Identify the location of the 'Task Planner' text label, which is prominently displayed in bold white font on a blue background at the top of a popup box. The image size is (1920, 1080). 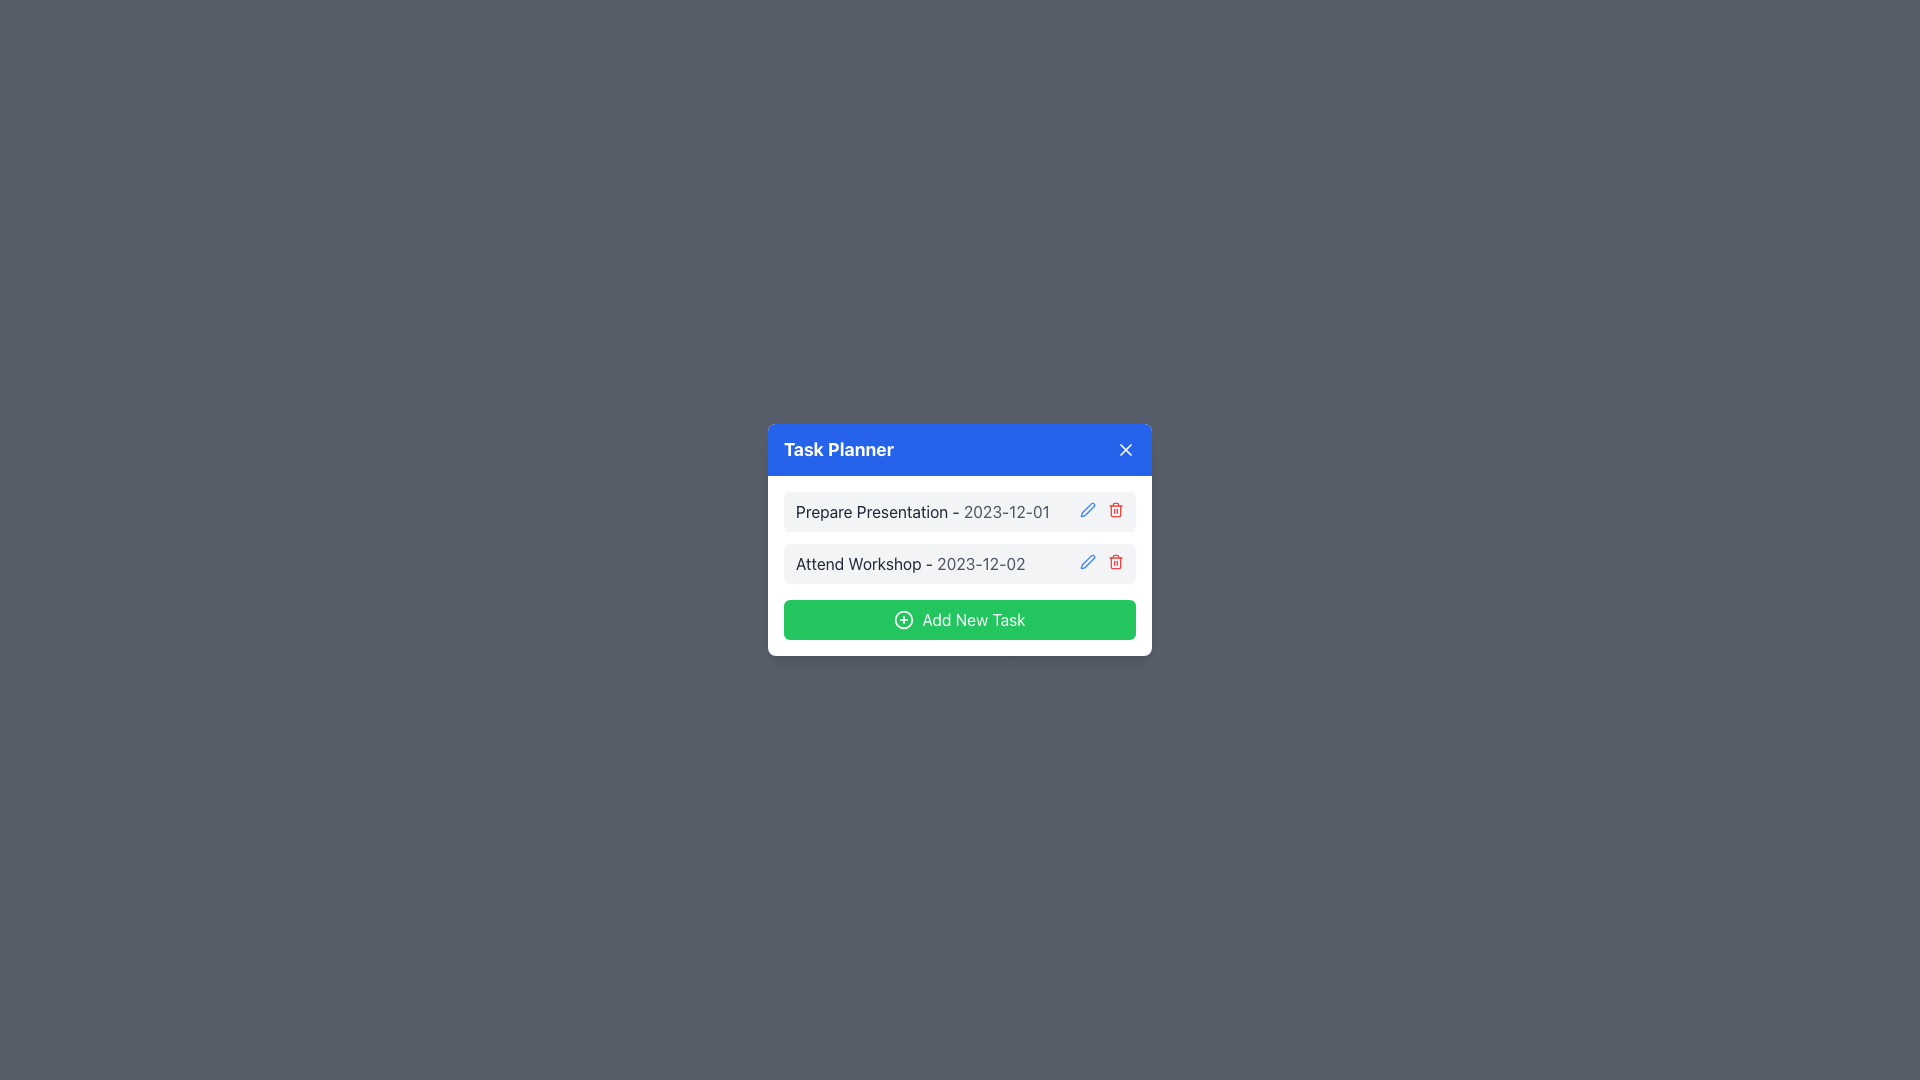
(839, 450).